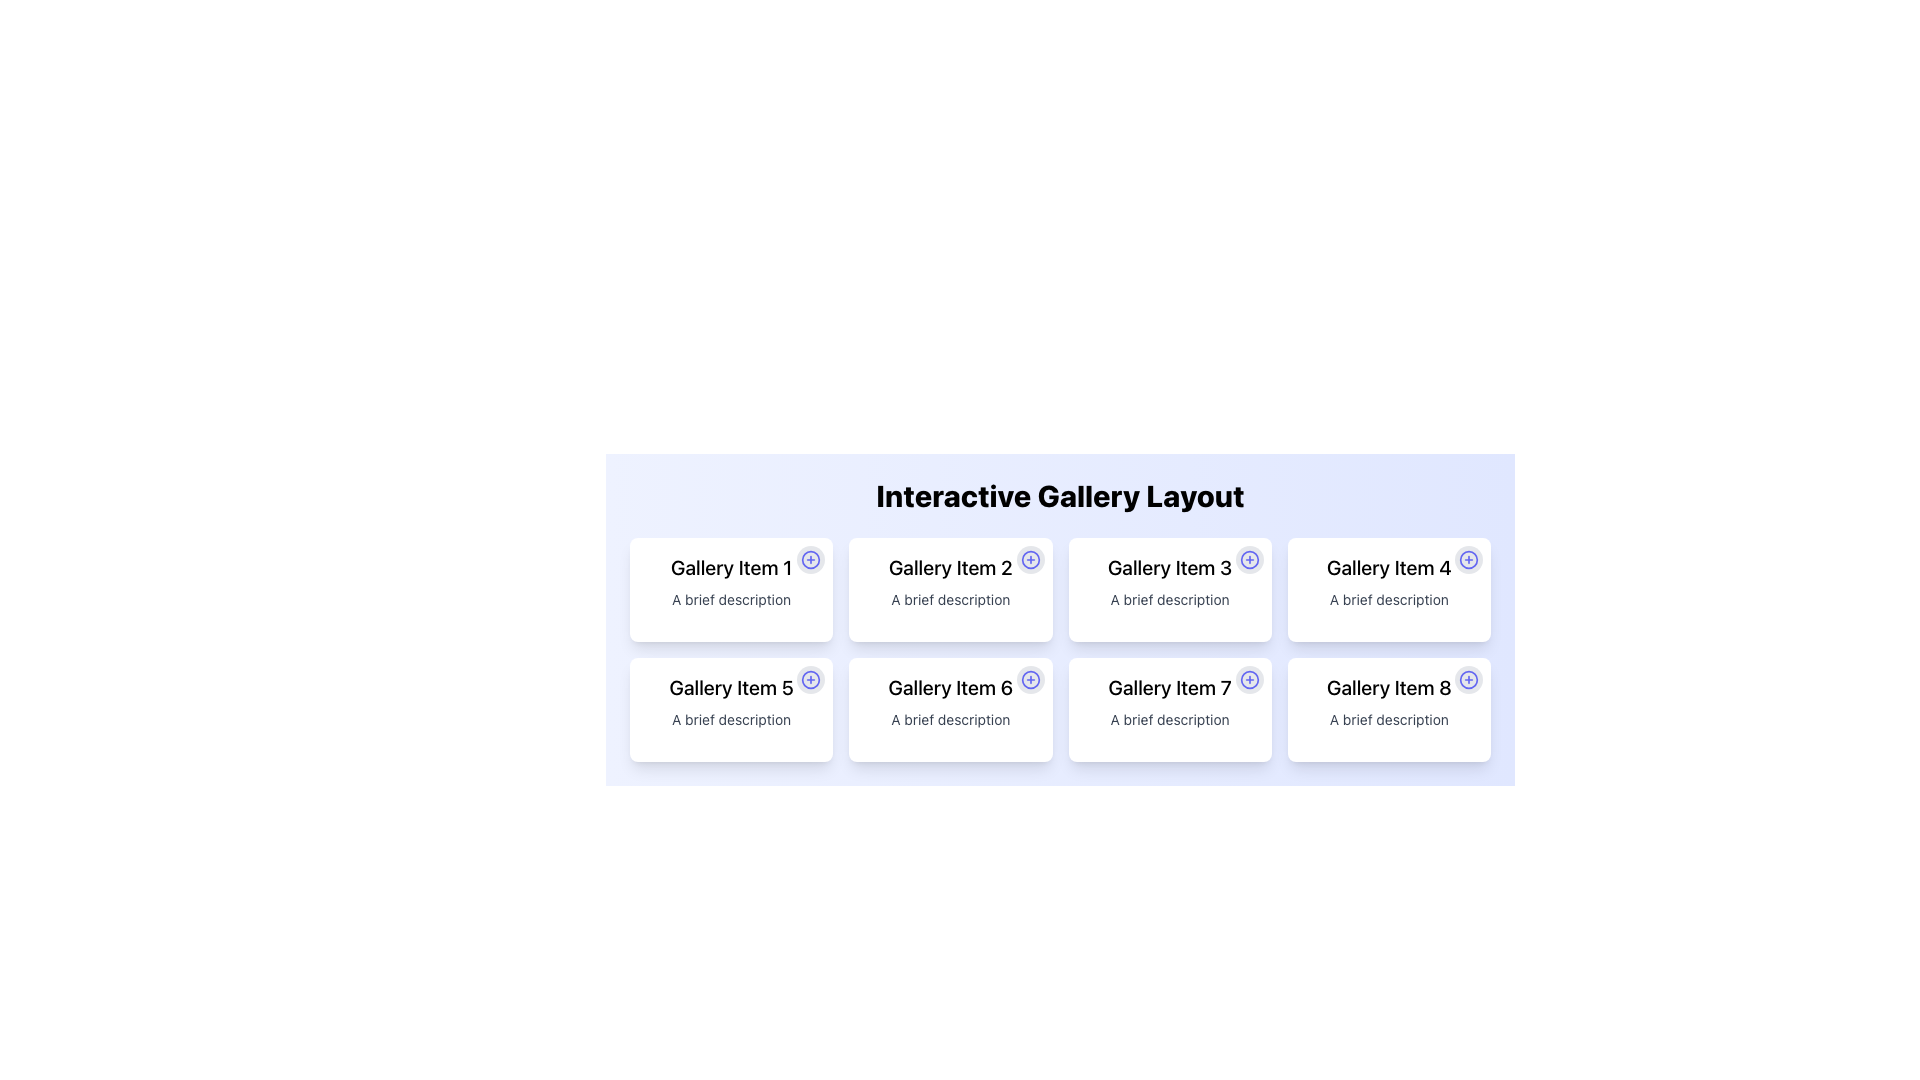 The width and height of the screenshot is (1920, 1080). I want to click on the '+' icon button with a blue outline located in the top-right corner of the 'Gallery Item 7' card, so click(1248, 678).